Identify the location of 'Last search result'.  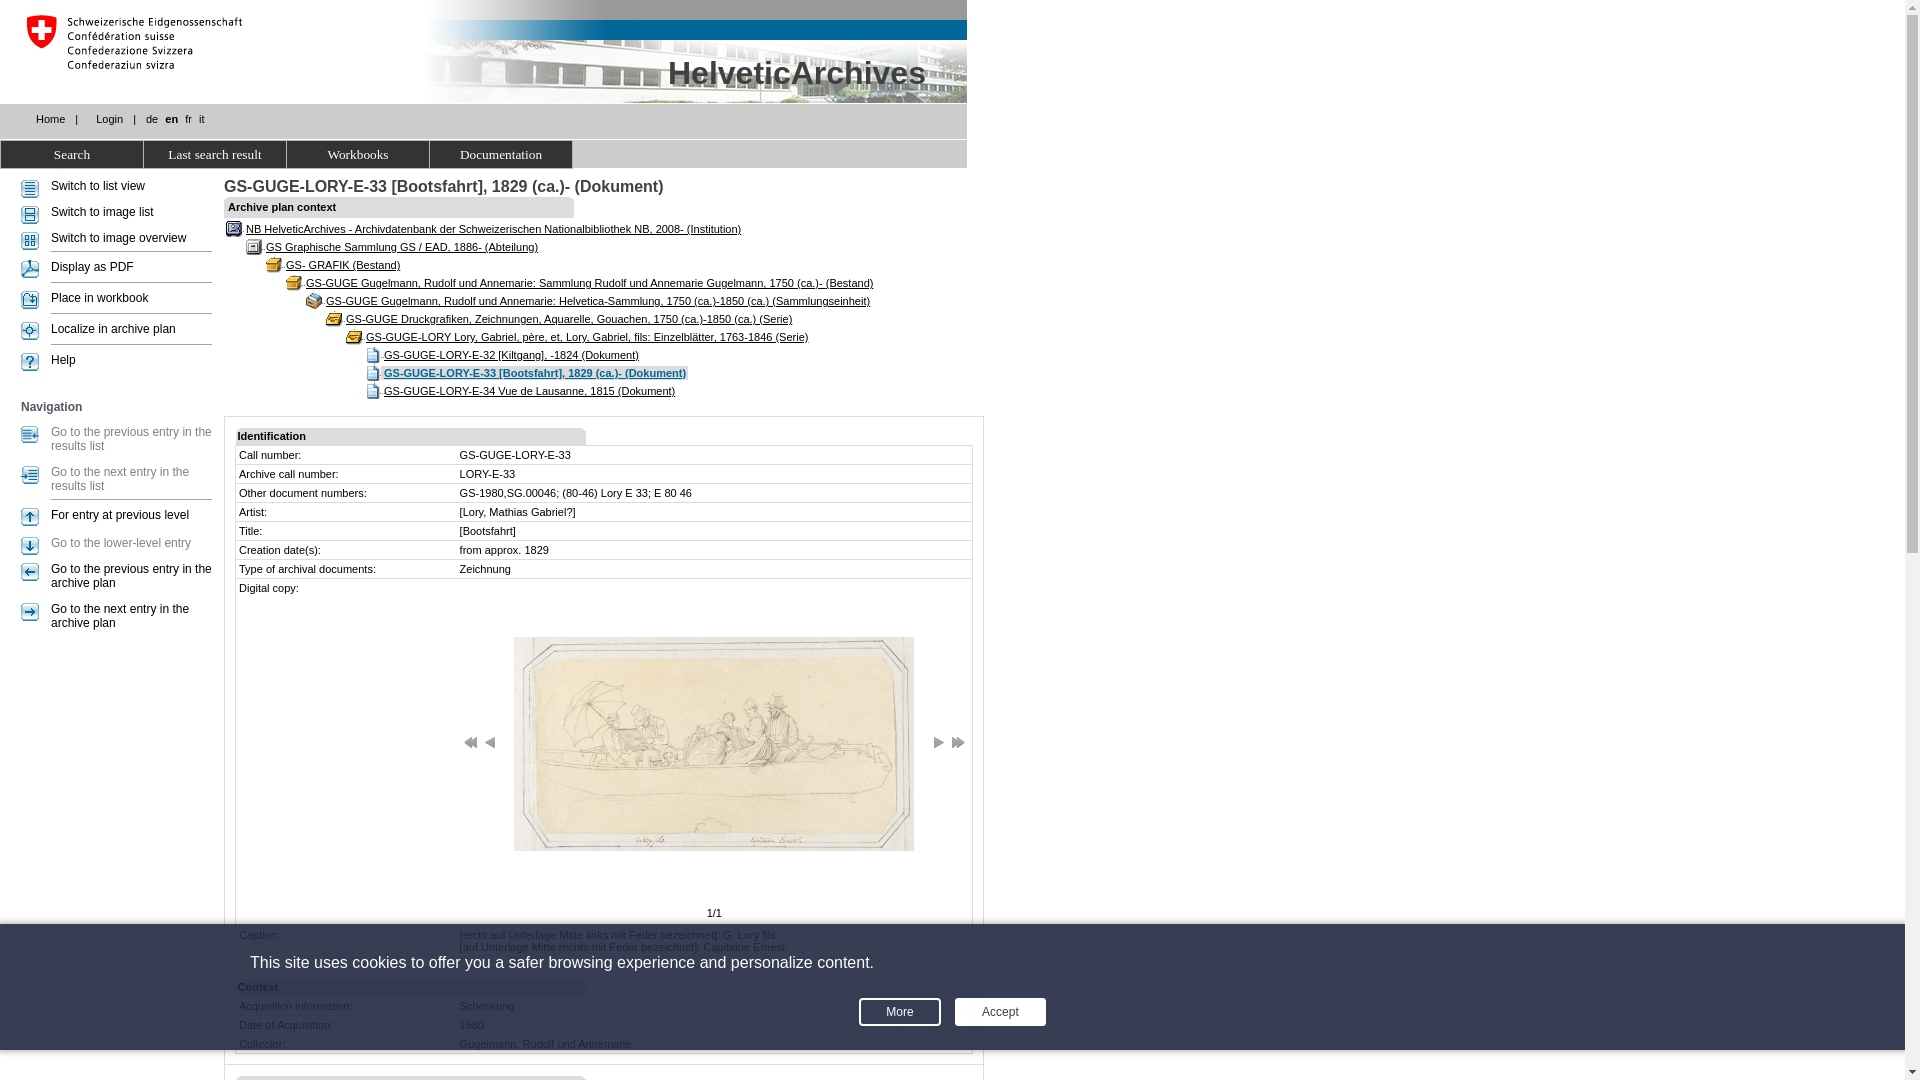
(215, 153).